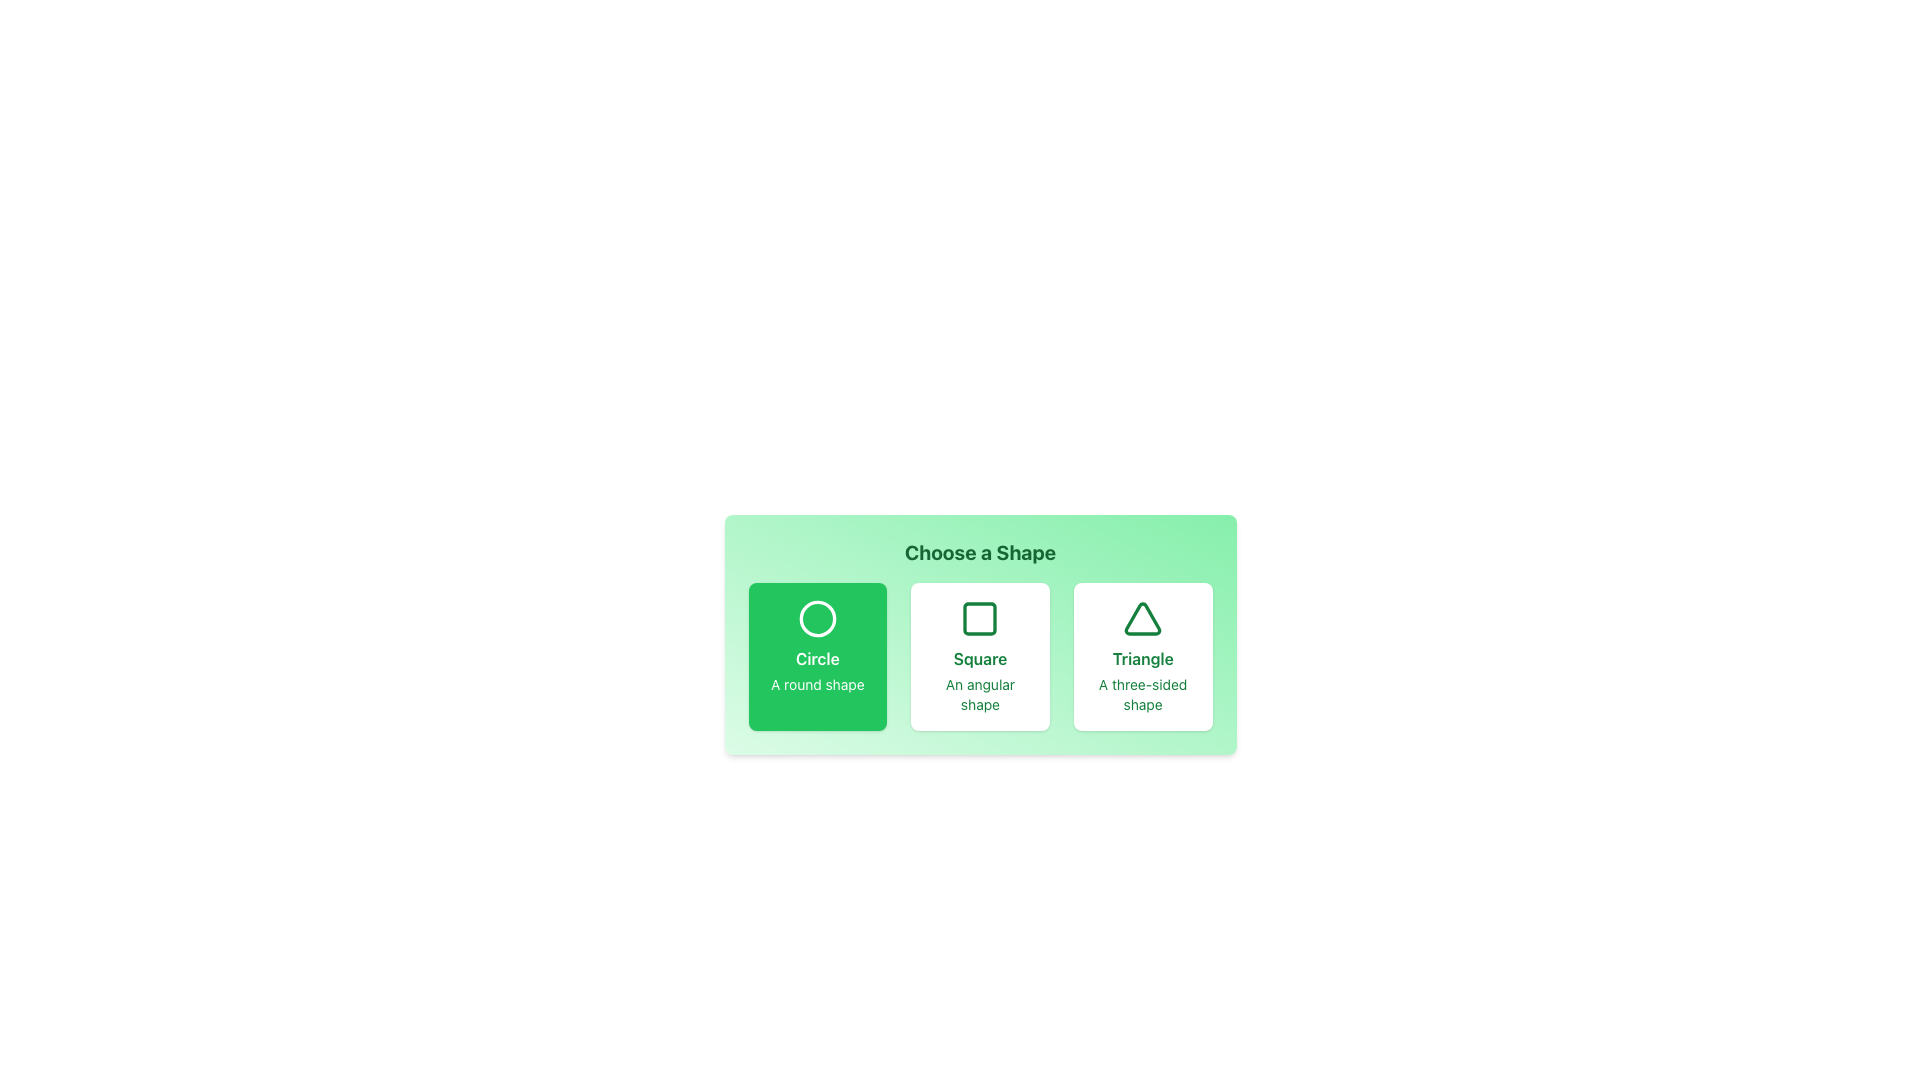  Describe the element at coordinates (1143, 693) in the screenshot. I see `descriptive text label for the 'Triangle' option, which is centered underneath its label text 'Triangle'` at that location.